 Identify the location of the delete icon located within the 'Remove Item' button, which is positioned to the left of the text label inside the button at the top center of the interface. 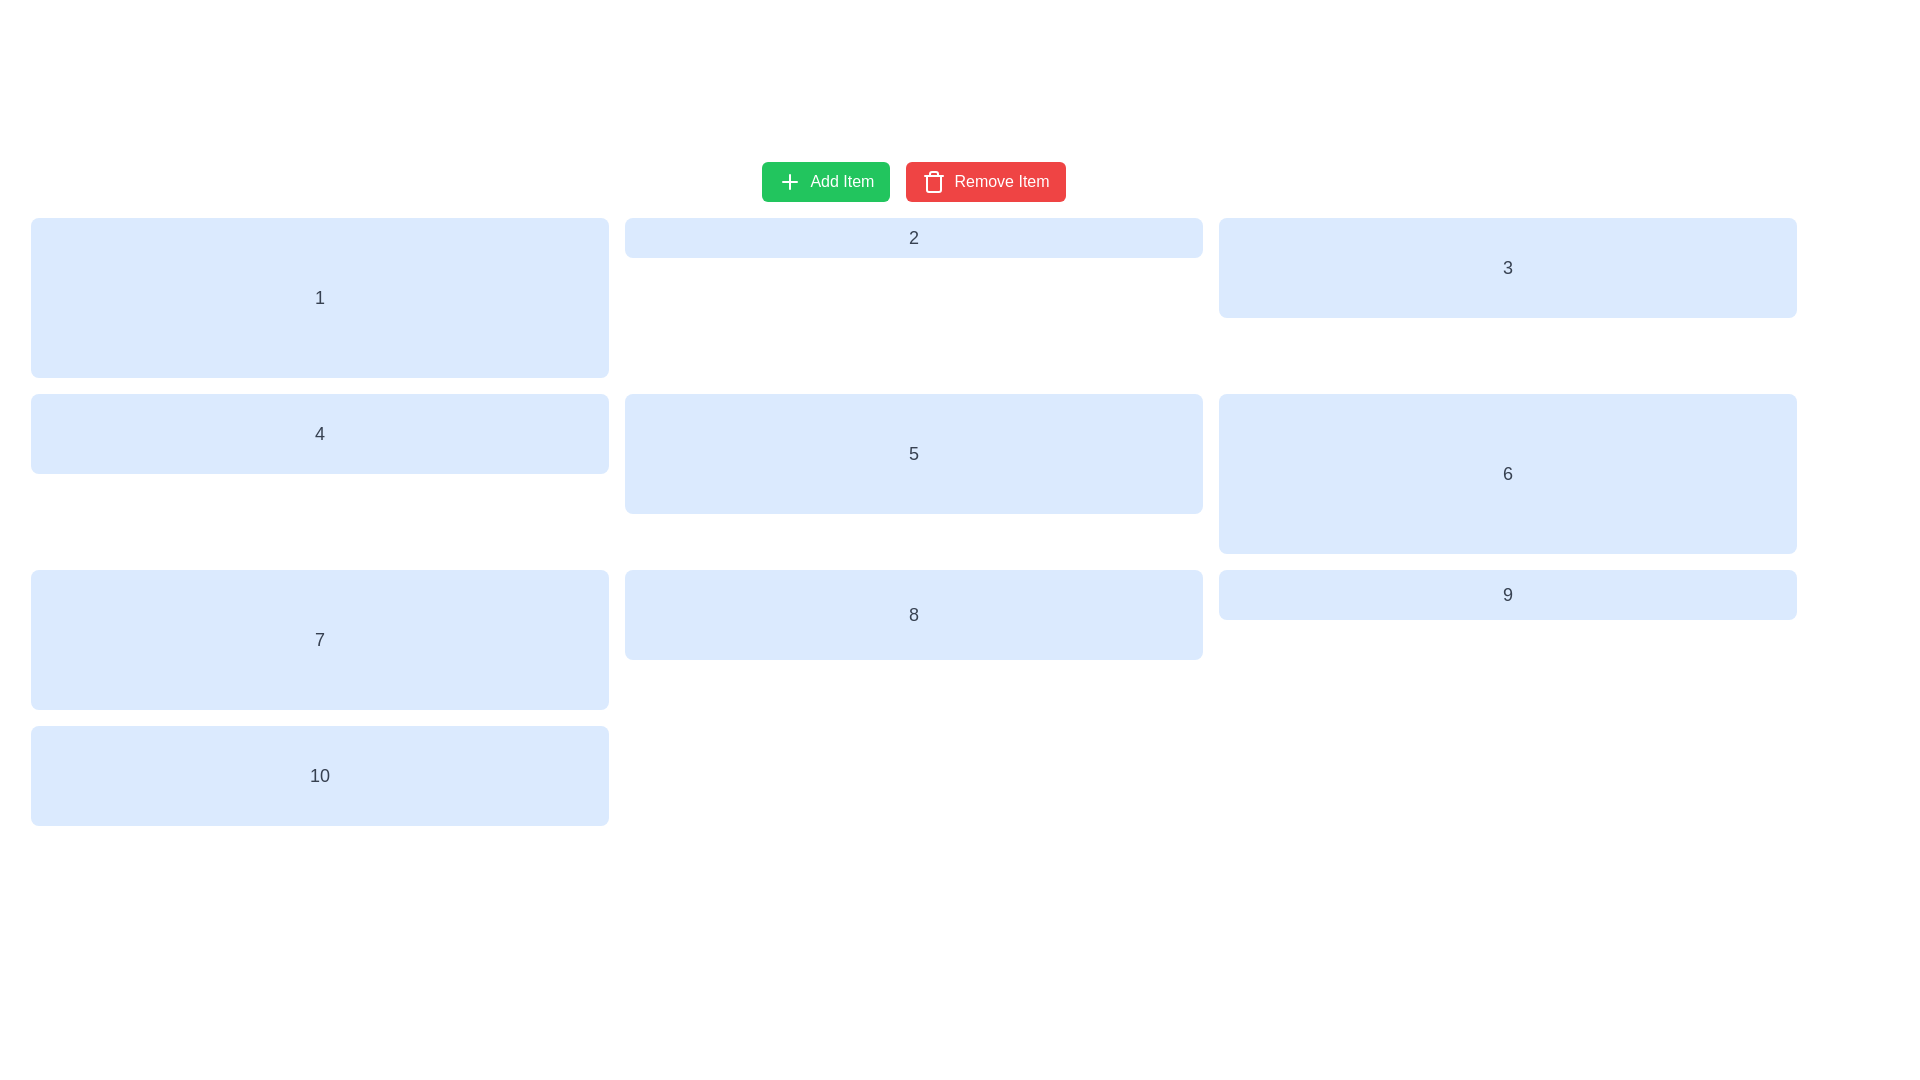
(933, 181).